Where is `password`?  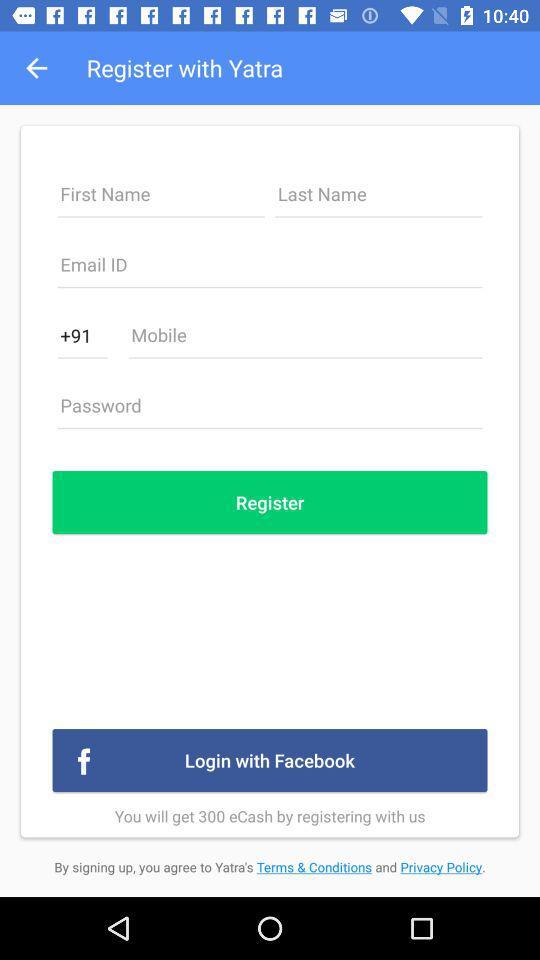
password is located at coordinates (270, 410).